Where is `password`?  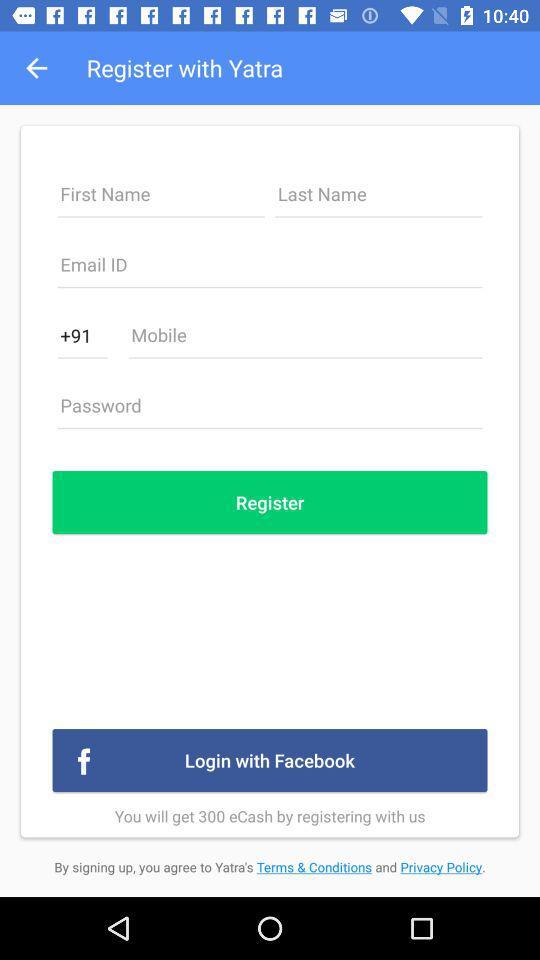
password is located at coordinates (270, 410).